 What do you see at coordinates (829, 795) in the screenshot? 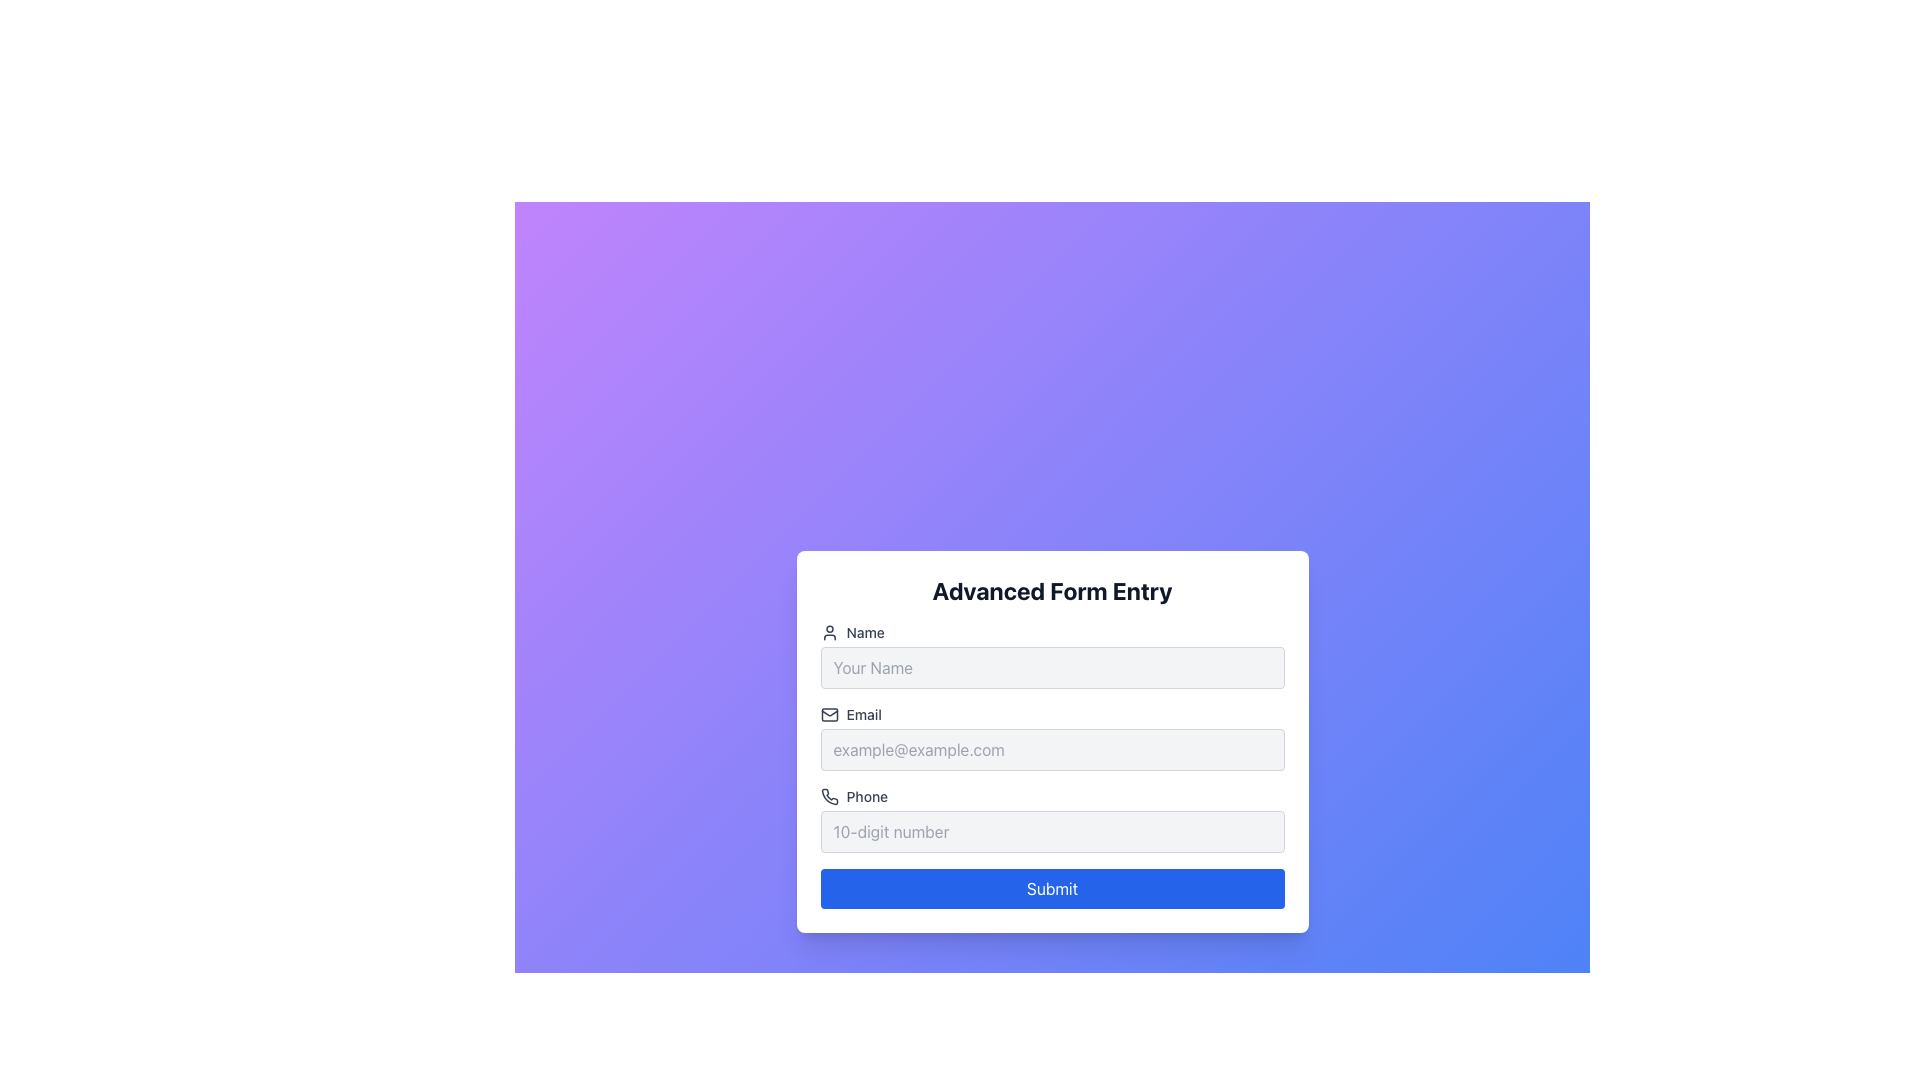
I see `the phone icon within the input field labeled 'Phone' to signify its purpose for collecting a phone number` at bounding box center [829, 795].